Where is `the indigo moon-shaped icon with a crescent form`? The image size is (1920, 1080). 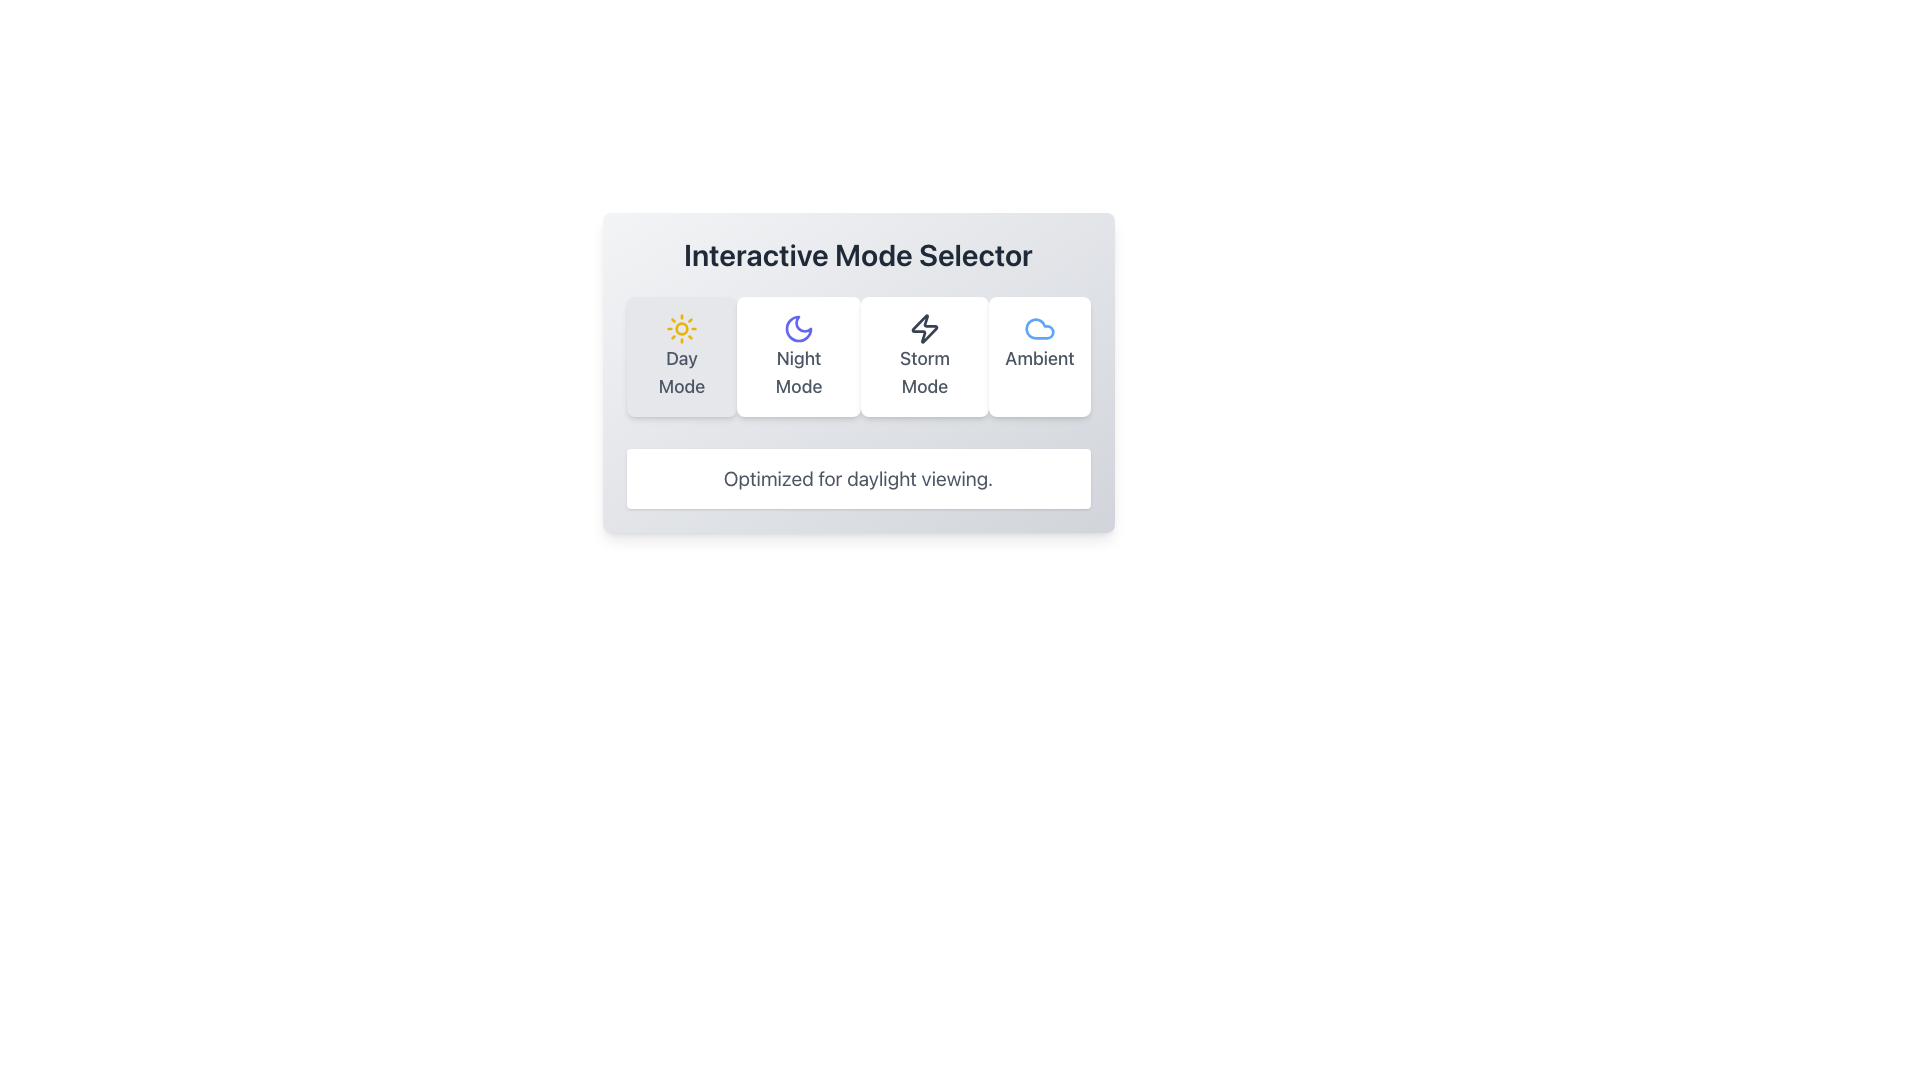
the indigo moon-shaped icon with a crescent form is located at coordinates (798, 327).